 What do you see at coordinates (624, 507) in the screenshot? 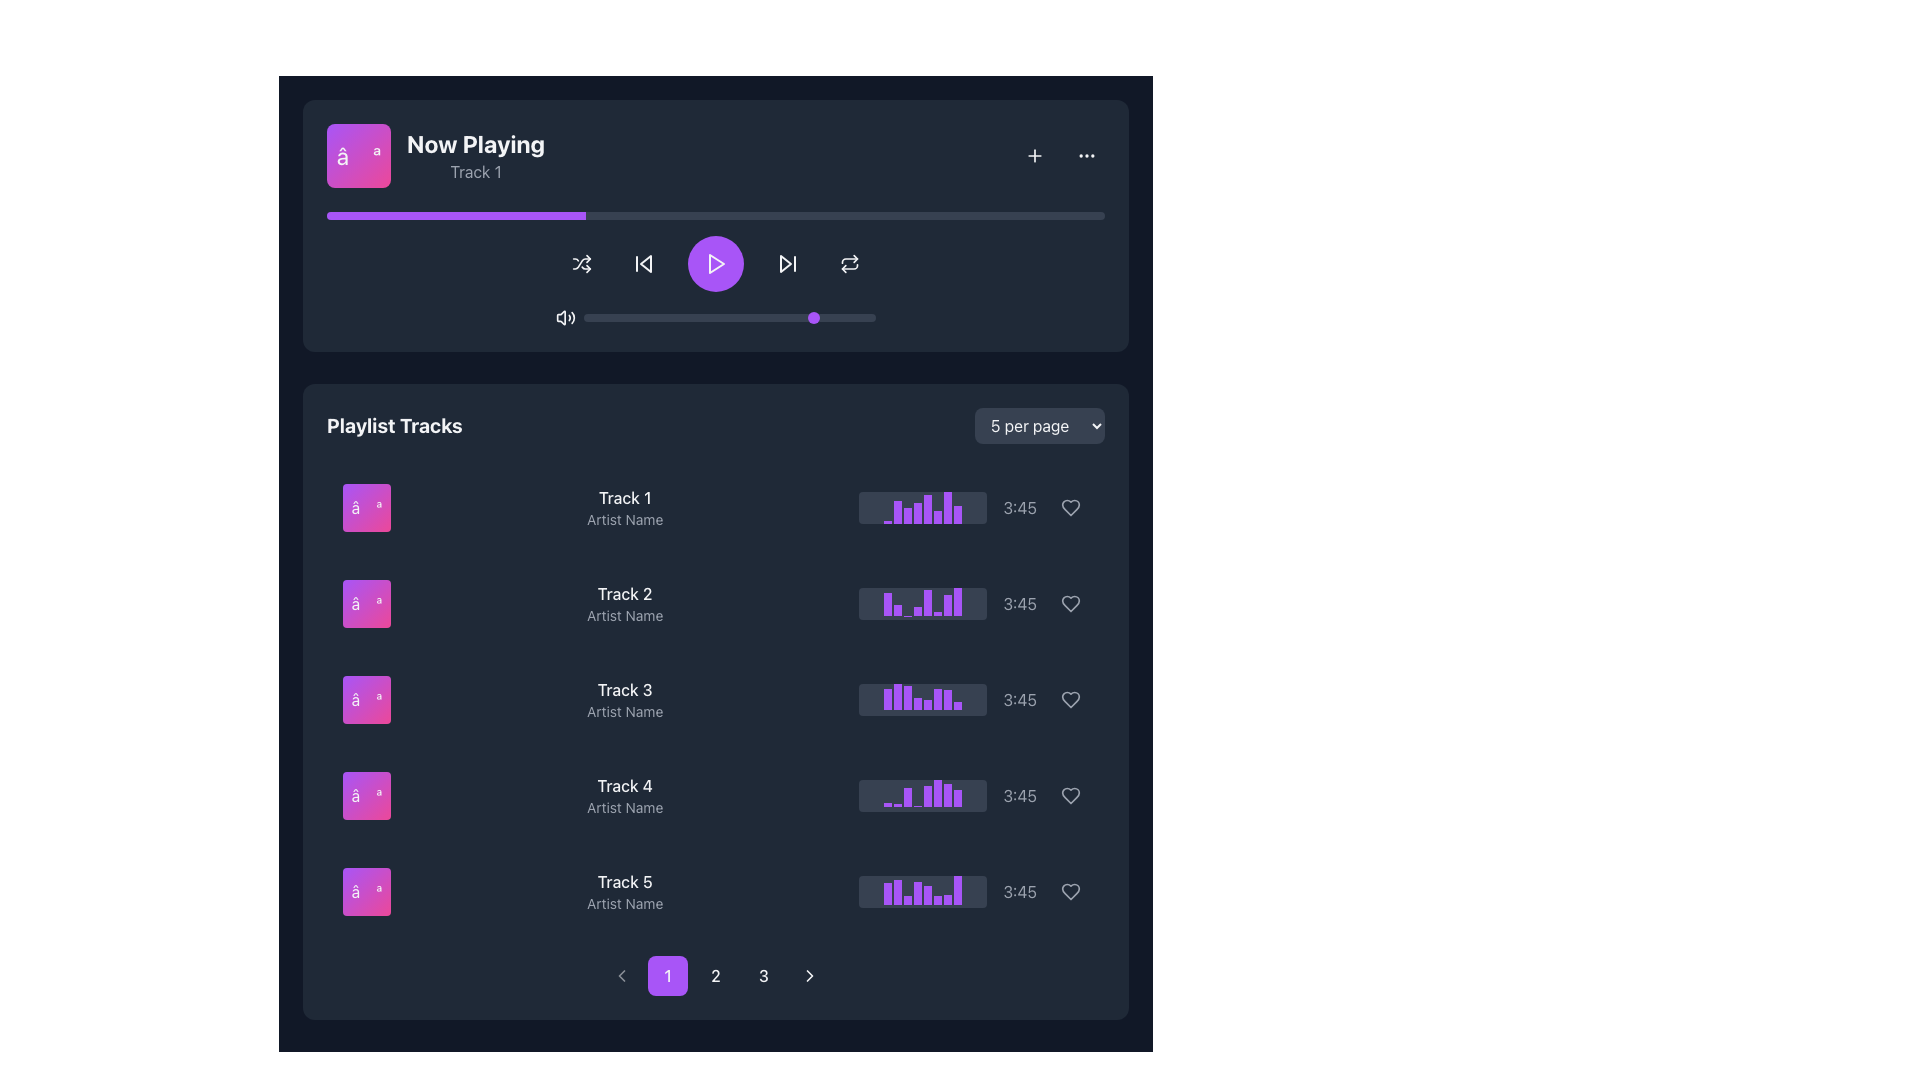
I see `the first track entry in the playlist, which displays the track name and artist's name, located in the central-left area under the 'Playlist Tracks' heading` at bounding box center [624, 507].